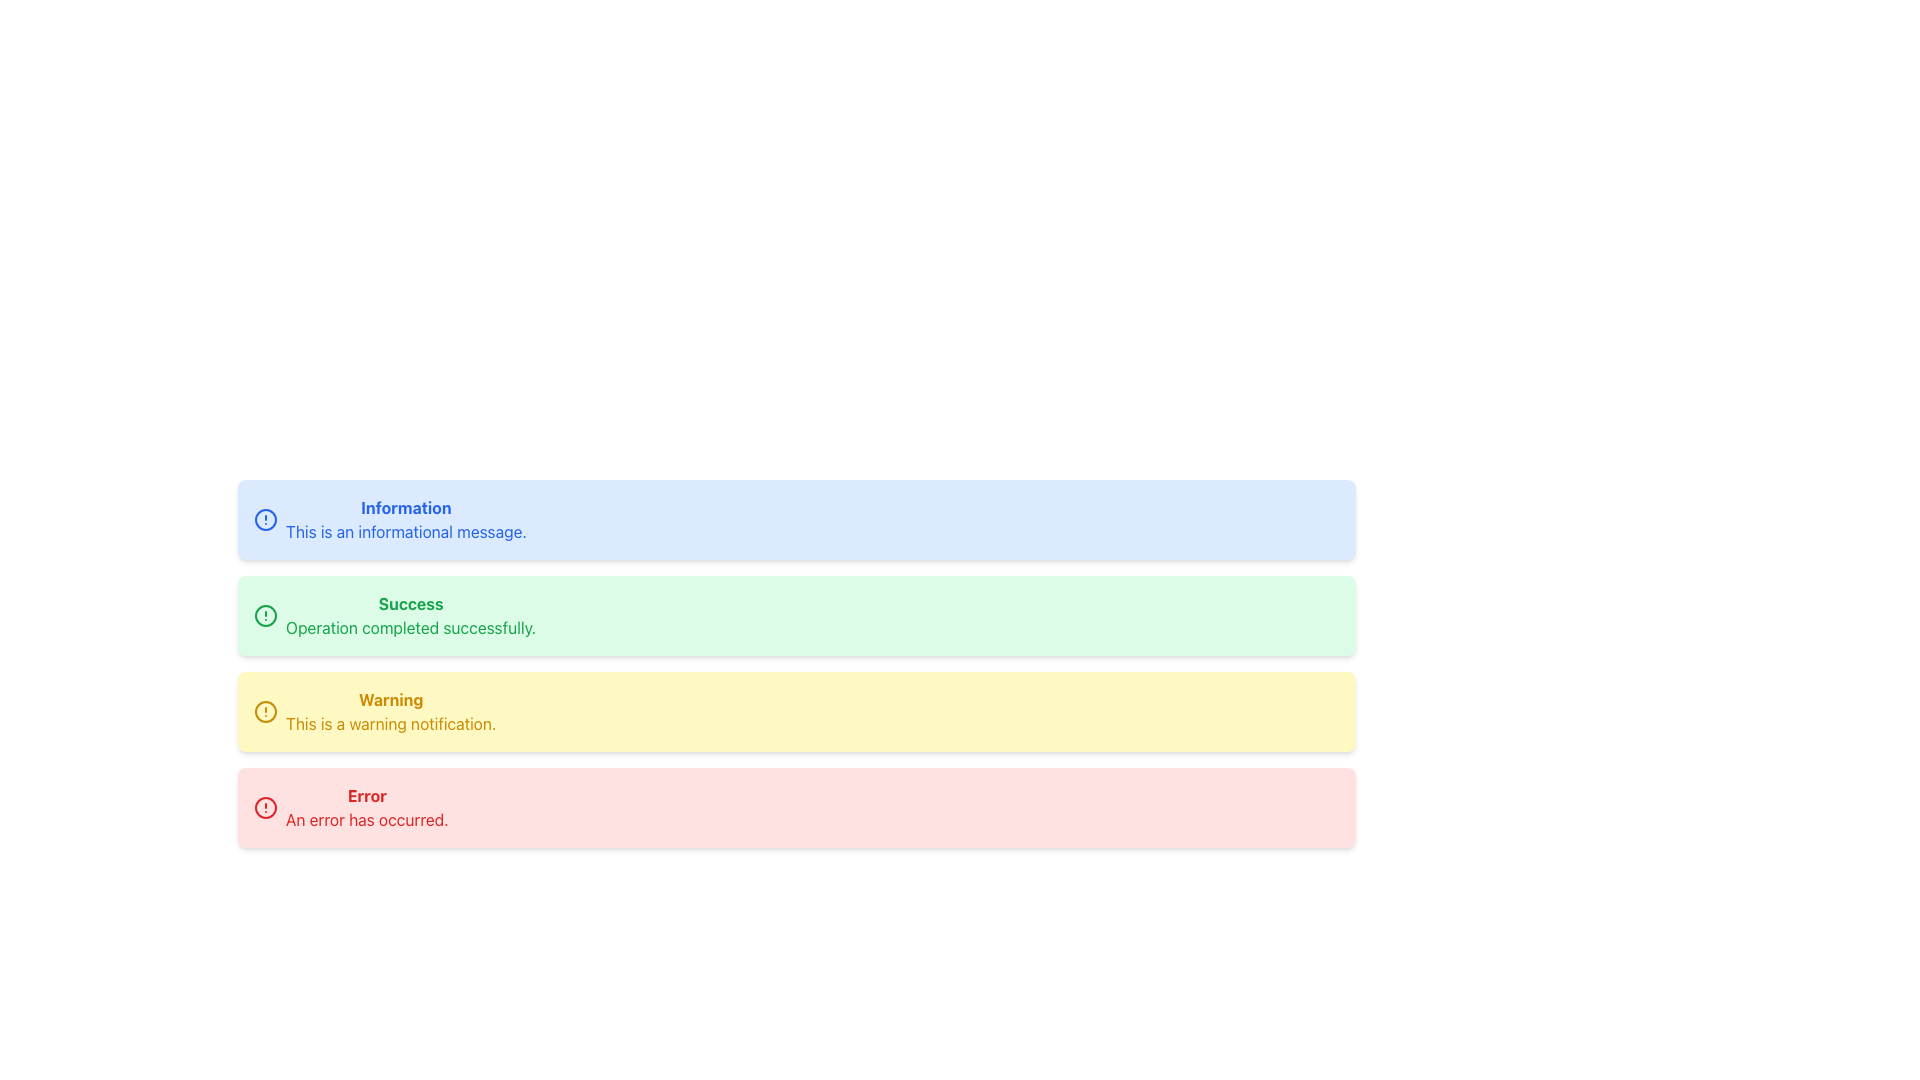 This screenshot has width=1920, height=1080. What do you see at coordinates (410, 615) in the screenshot?
I see `the success notification text element located in the second green notification block, which indicates that an operation has completed successfully` at bounding box center [410, 615].